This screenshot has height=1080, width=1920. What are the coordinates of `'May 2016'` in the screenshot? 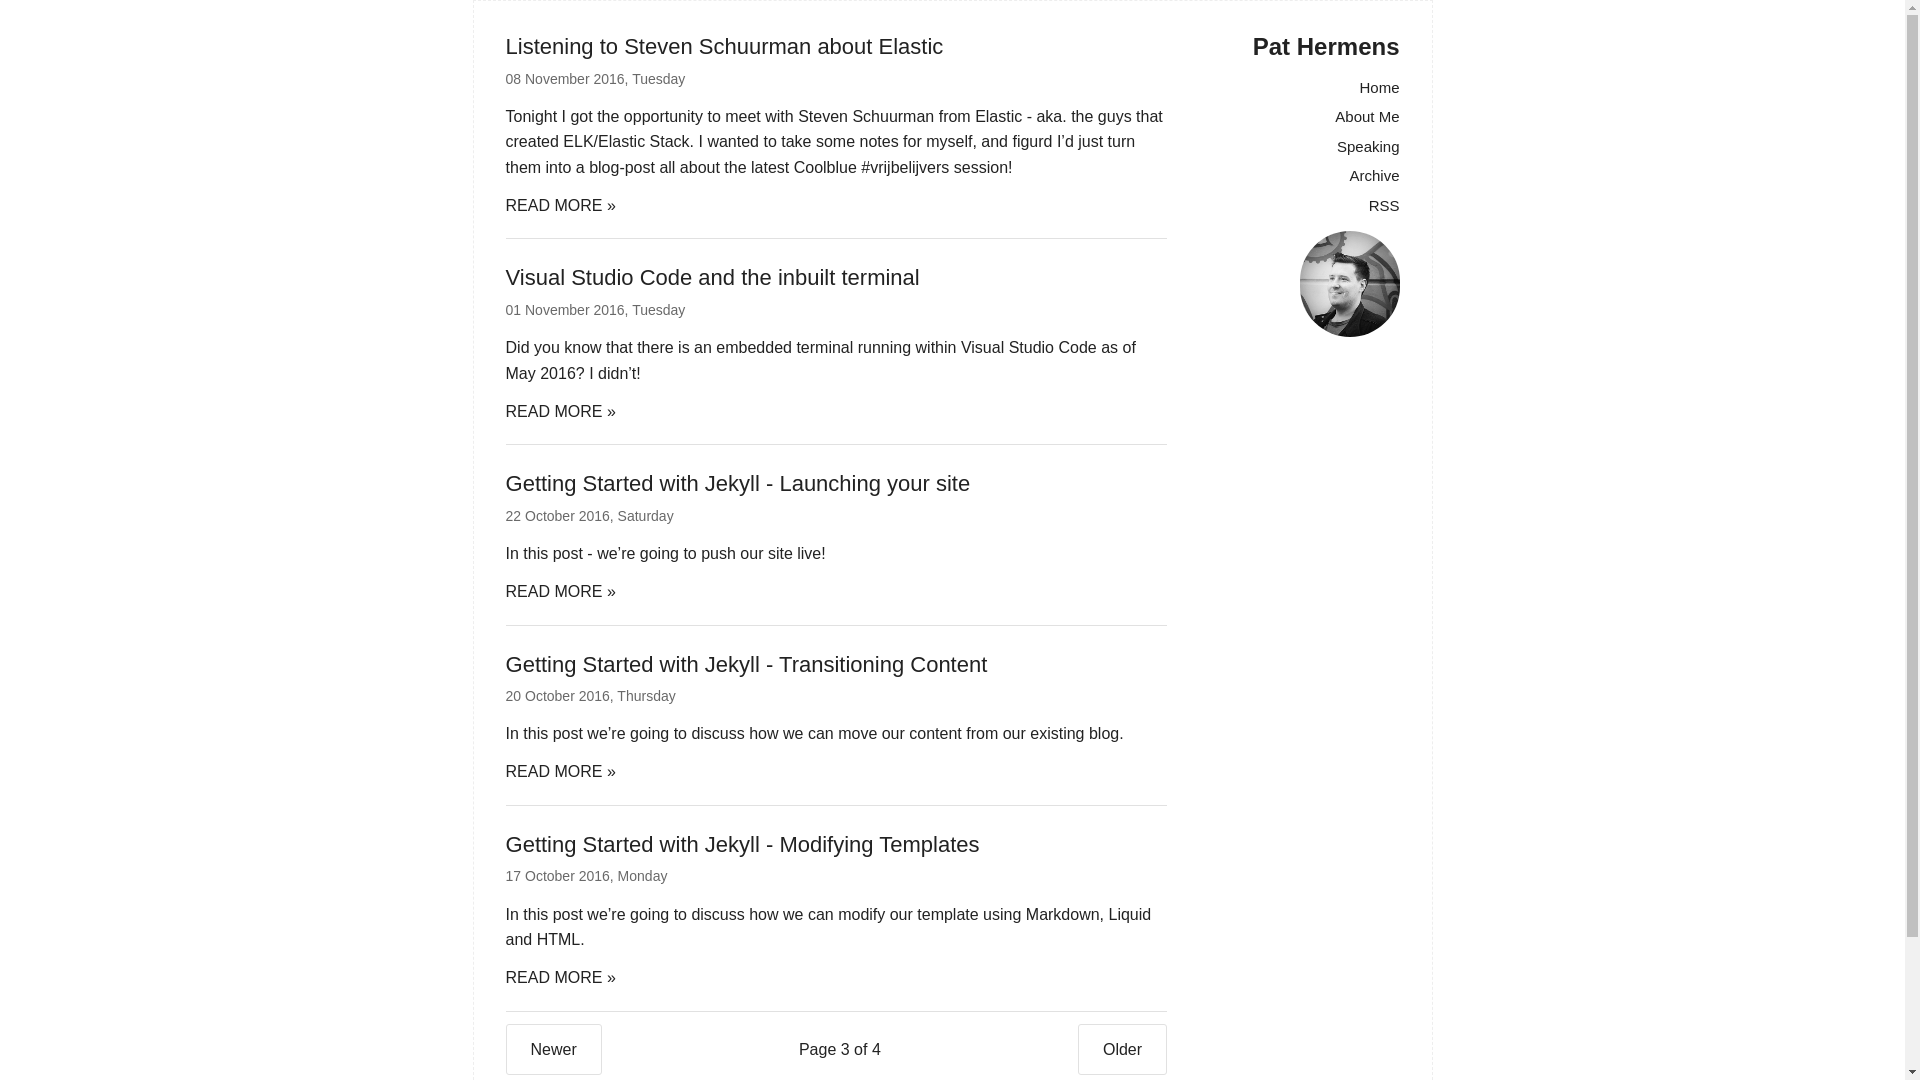 It's located at (541, 373).